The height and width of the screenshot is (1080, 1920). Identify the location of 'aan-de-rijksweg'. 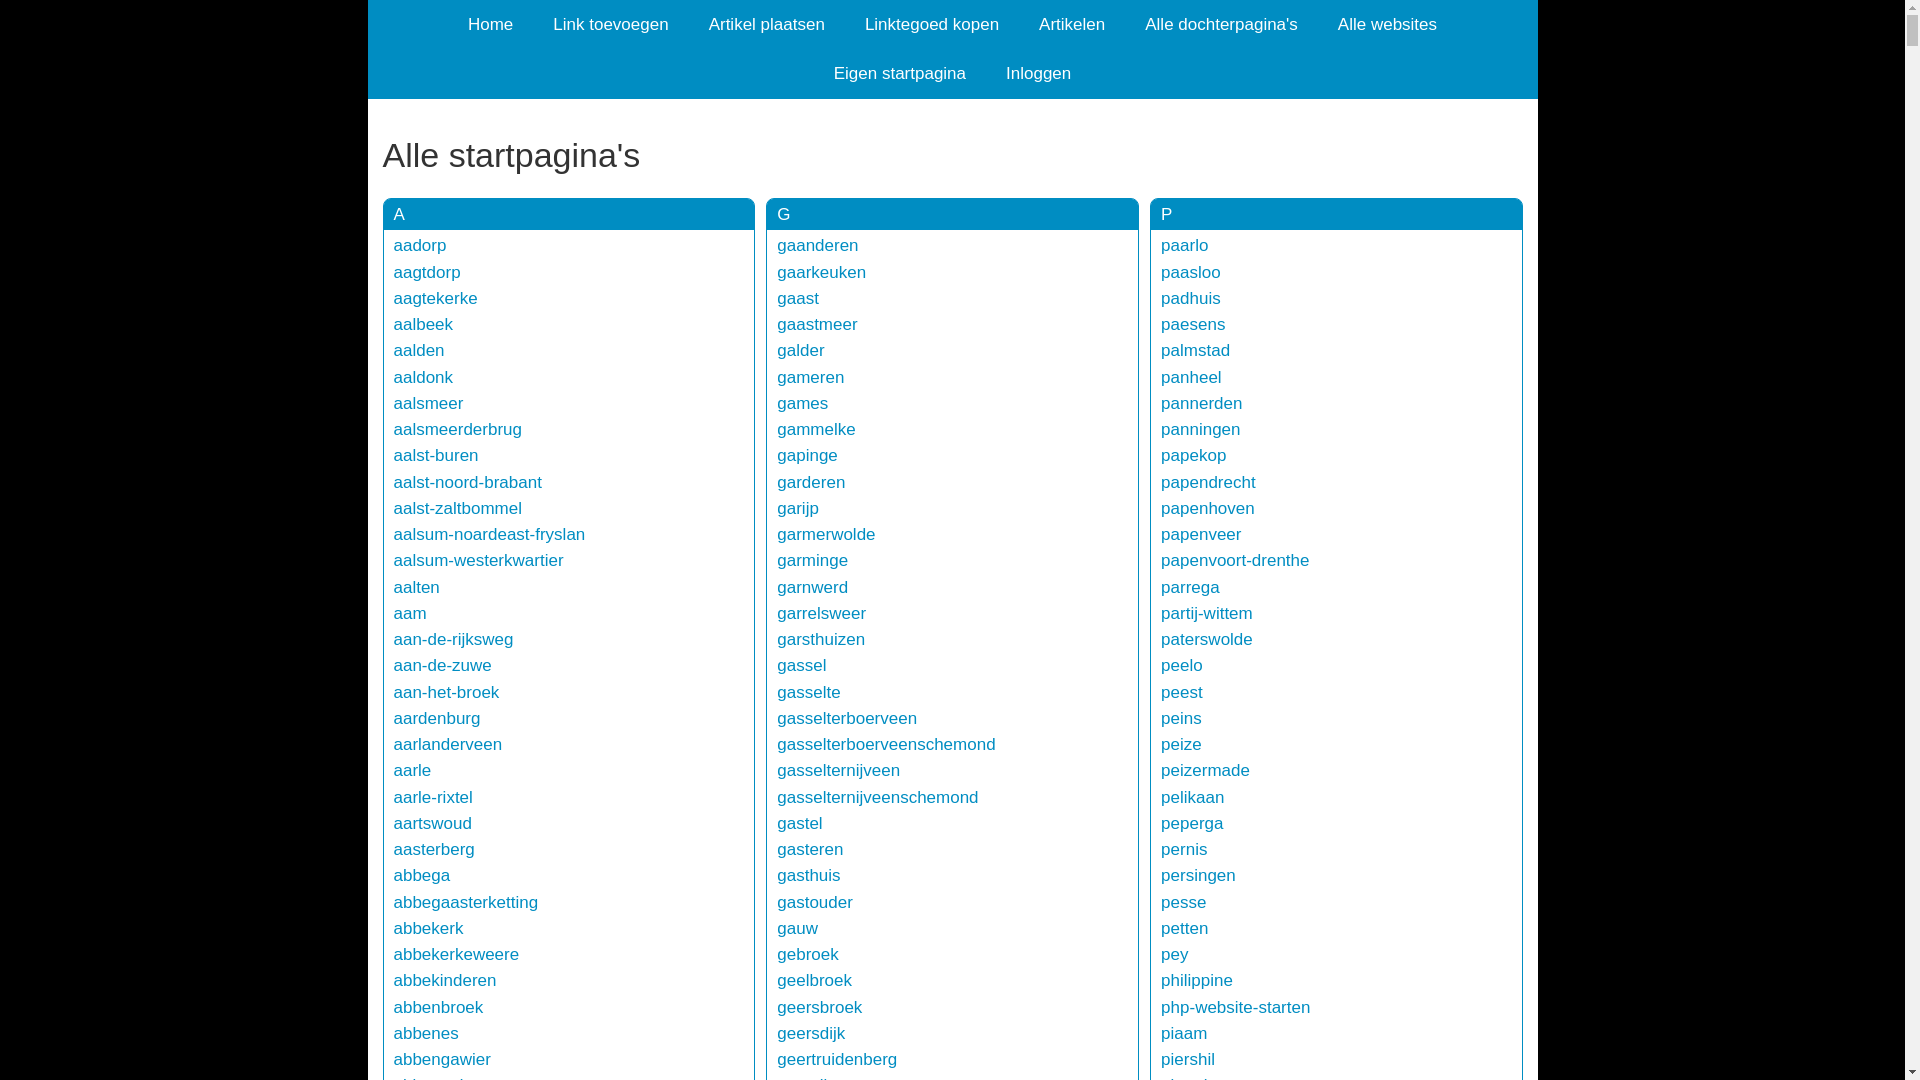
(393, 639).